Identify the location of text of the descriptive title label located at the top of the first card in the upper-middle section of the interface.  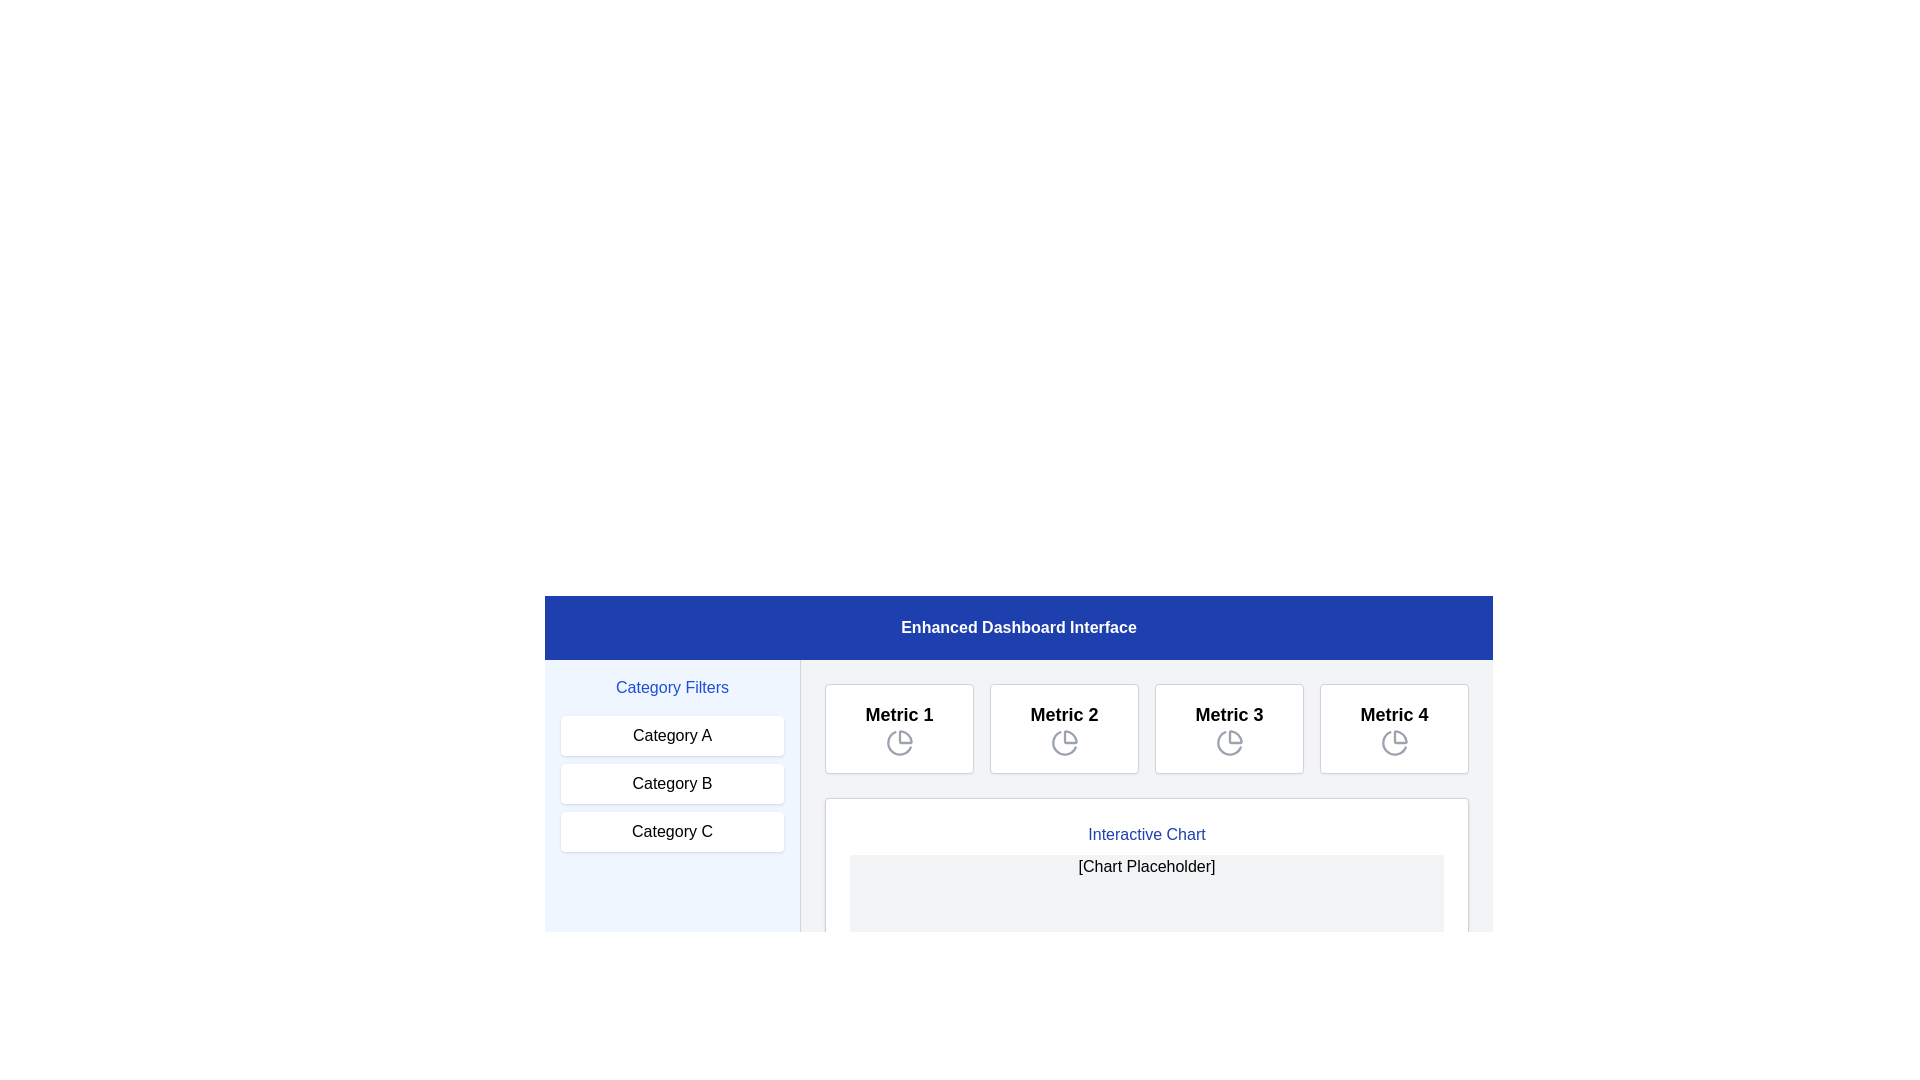
(898, 713).